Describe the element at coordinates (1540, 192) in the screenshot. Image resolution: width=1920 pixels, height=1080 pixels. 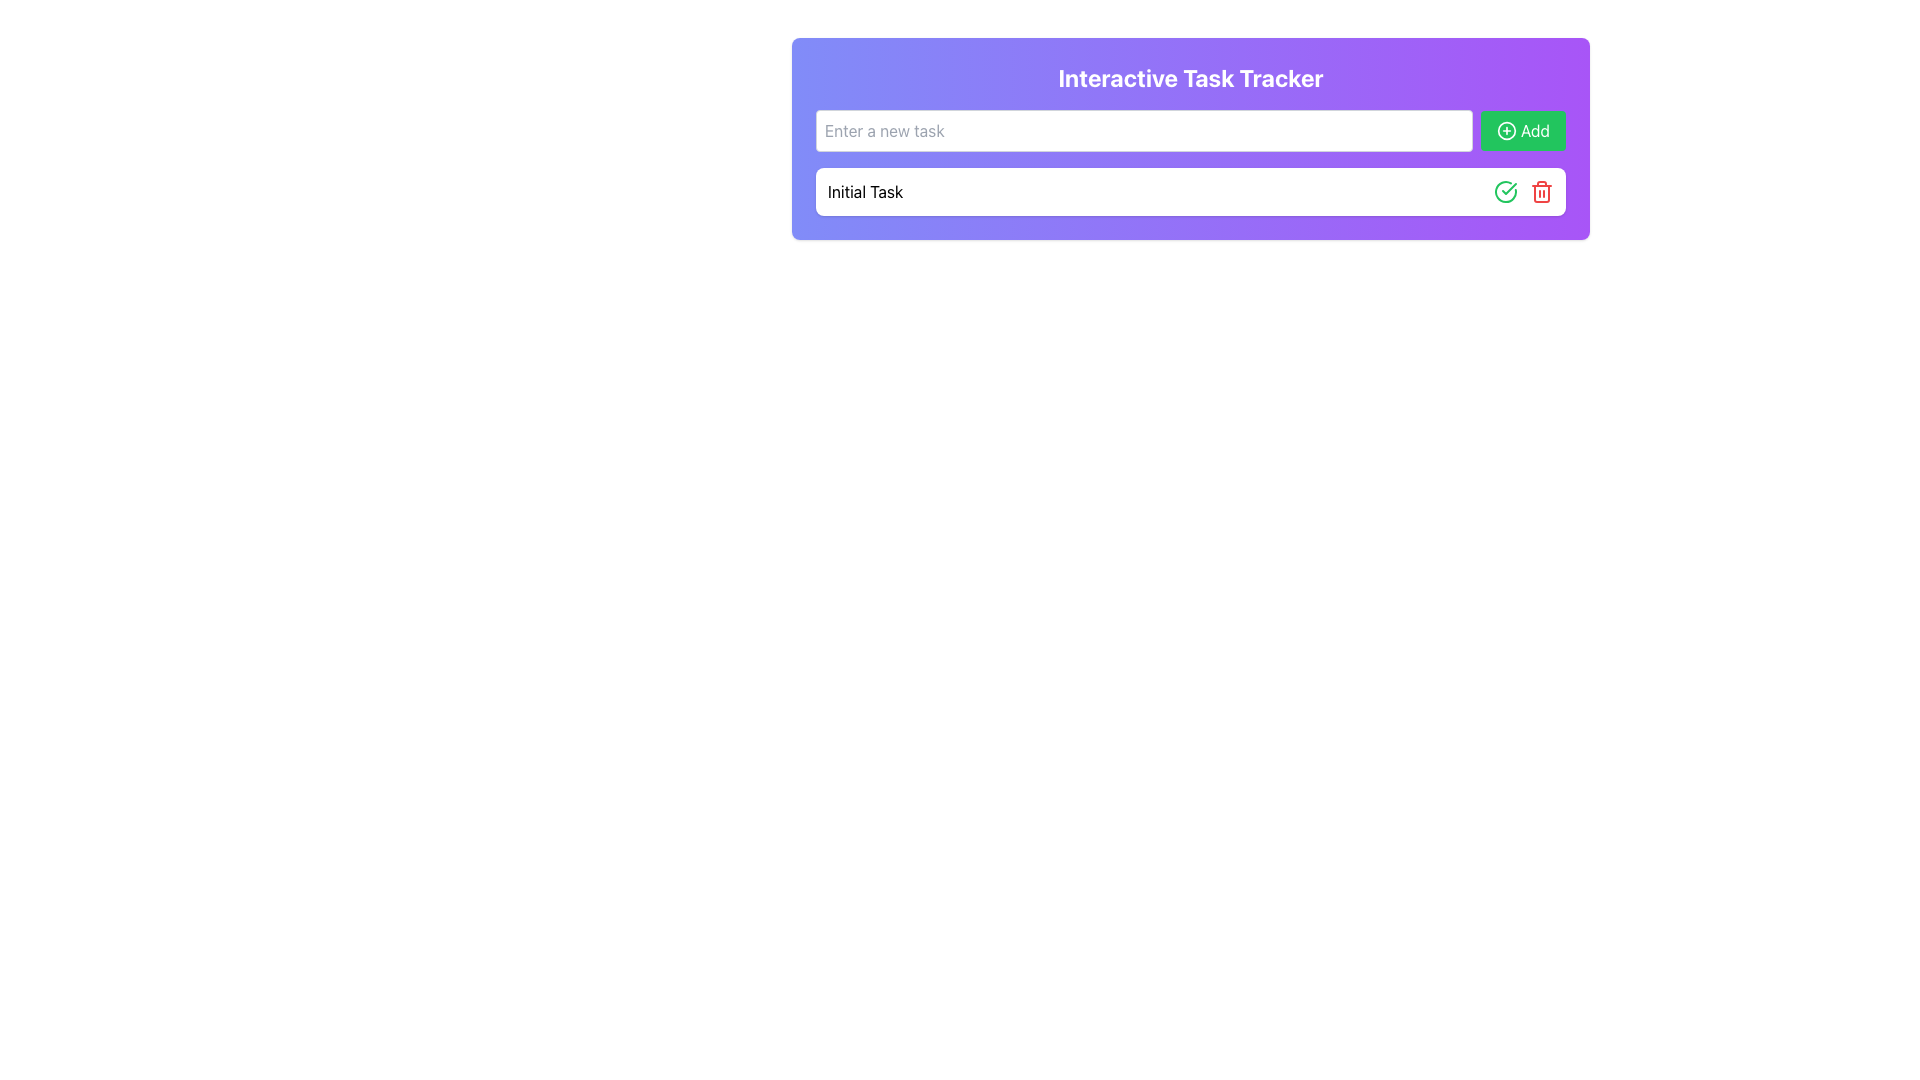
I see `the deletion button located to the right of the green confirmation button in the task list interface` at that location.